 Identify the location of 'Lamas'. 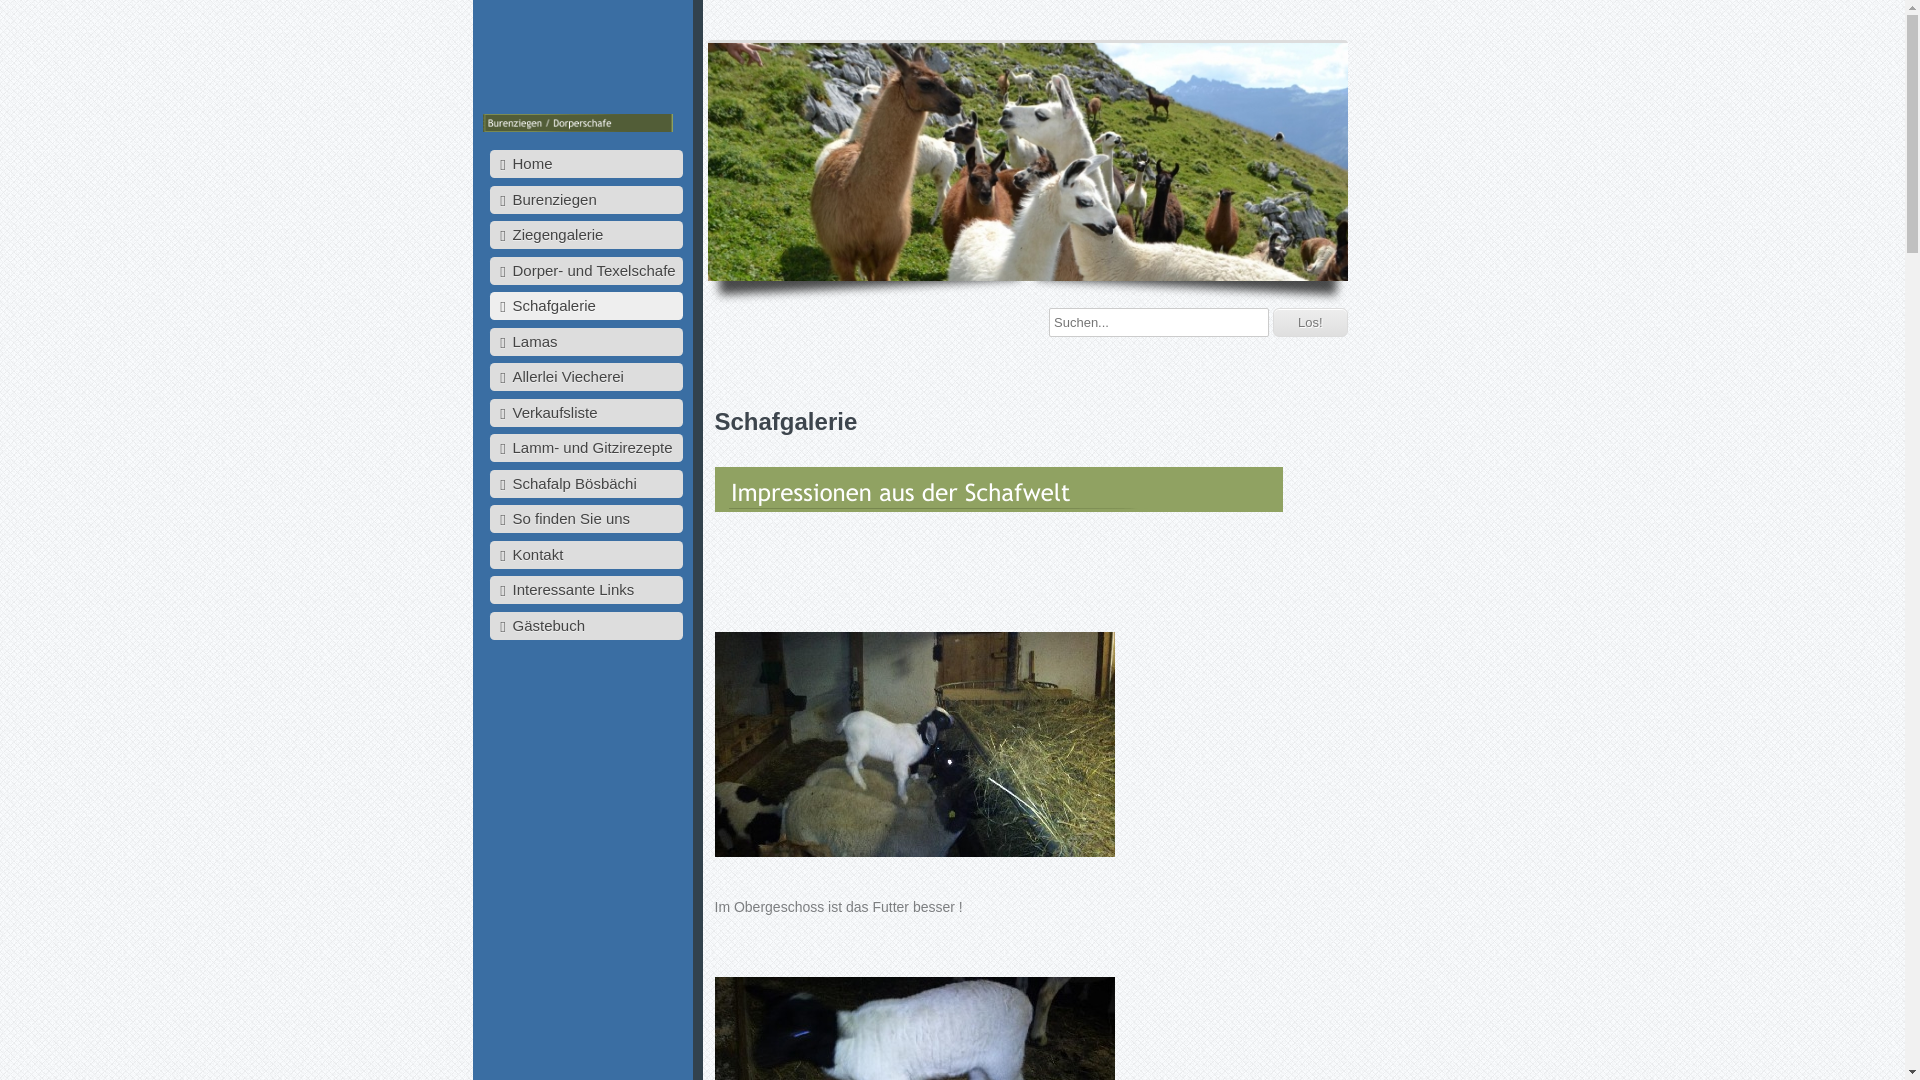
(489, 341).